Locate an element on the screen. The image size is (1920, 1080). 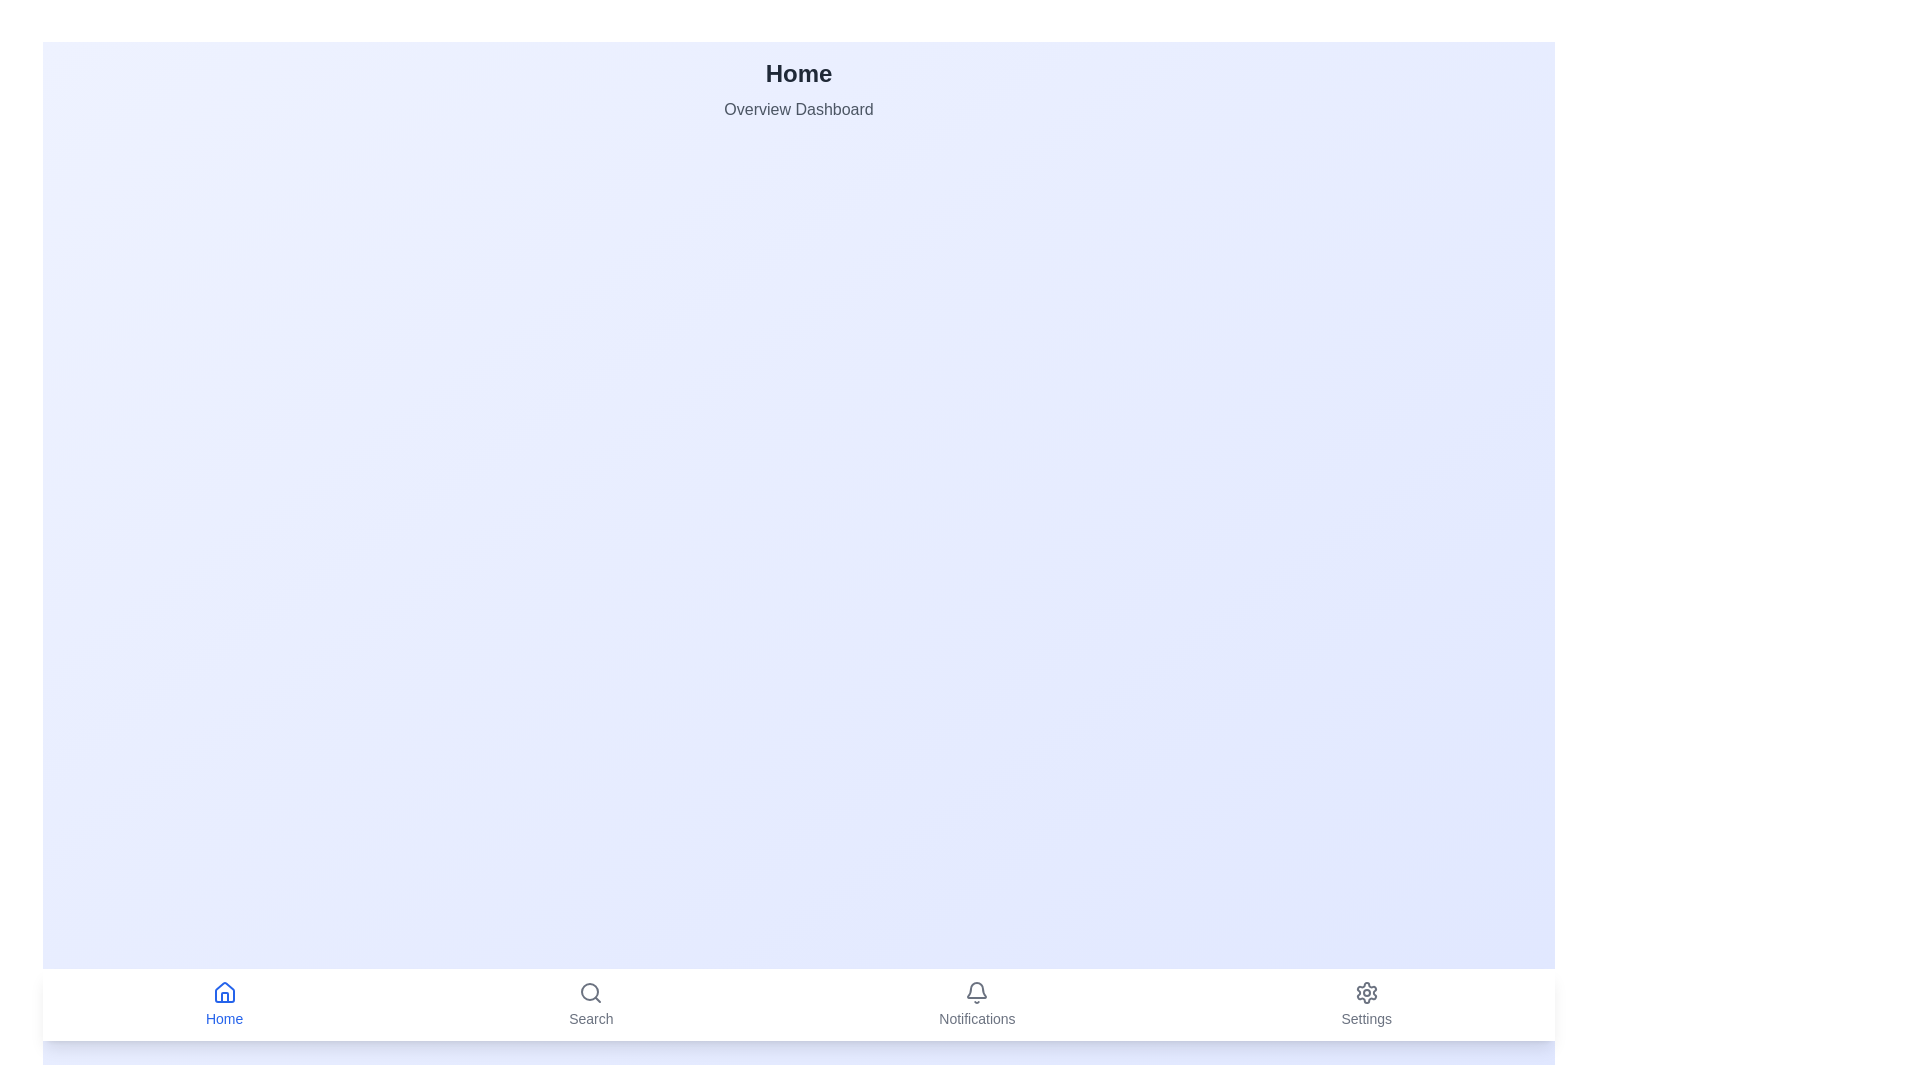
the Notifications tab in the bottom navigation bar is located at coordinates (977, 1005).